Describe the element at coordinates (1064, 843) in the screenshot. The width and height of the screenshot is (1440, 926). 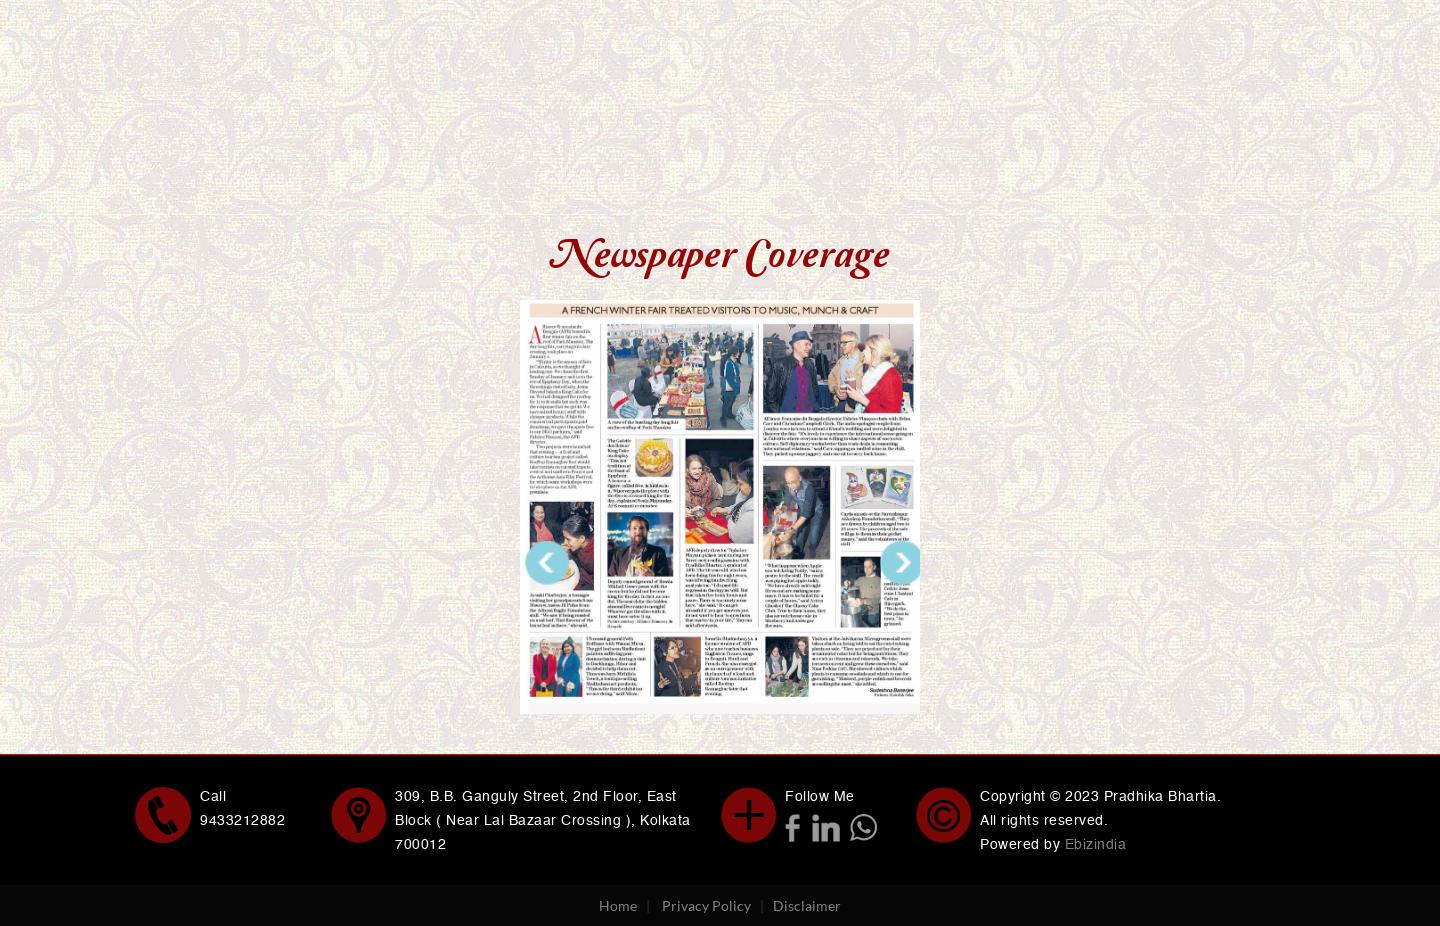
I see `'Ebizindia'` at that location.